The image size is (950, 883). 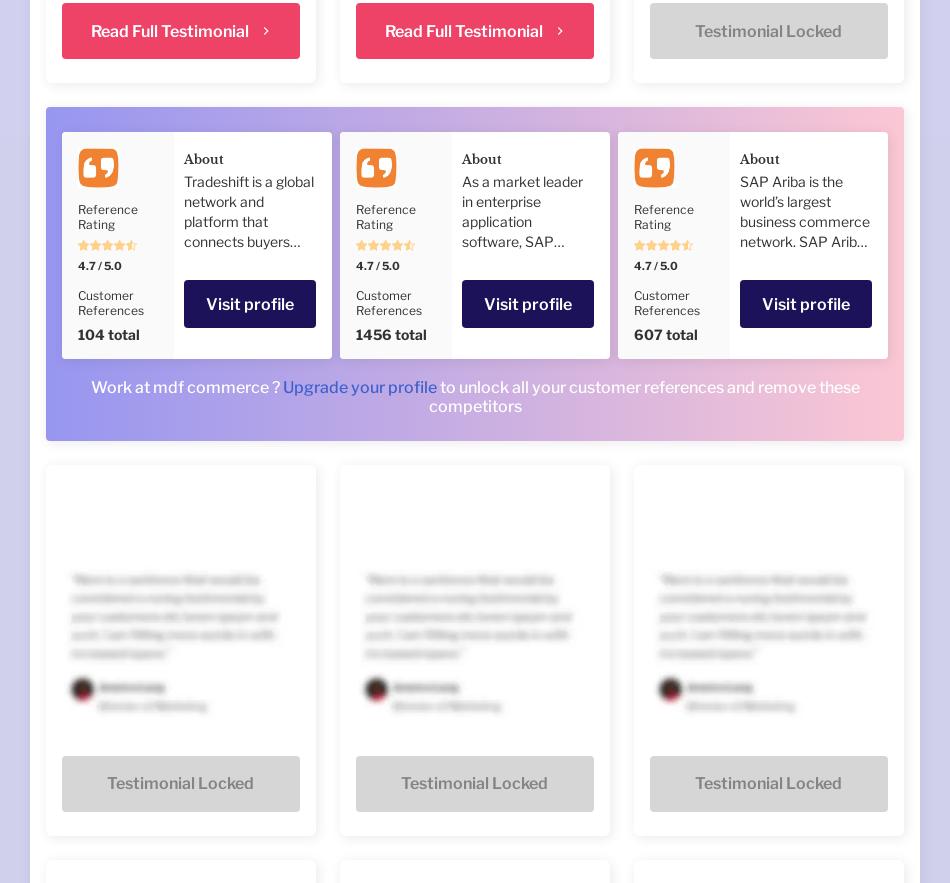 What do you see at coordinates (184, 421) in the screenshot?
I see `'Tradeshift is a global network and platform that connects buyers and suppliers. Tradeshift transforms the way companies buy, pay, and work with suppliers. Tradeshift drives supply chain innovation for the digitally connected economy. As the leader in supply chain payments and marketplaces, the company helps buyers and suppliers digitize all their trade transactions, collaborate on every process, and connect with any supply chain app.'` at bounding box center [184, 421].